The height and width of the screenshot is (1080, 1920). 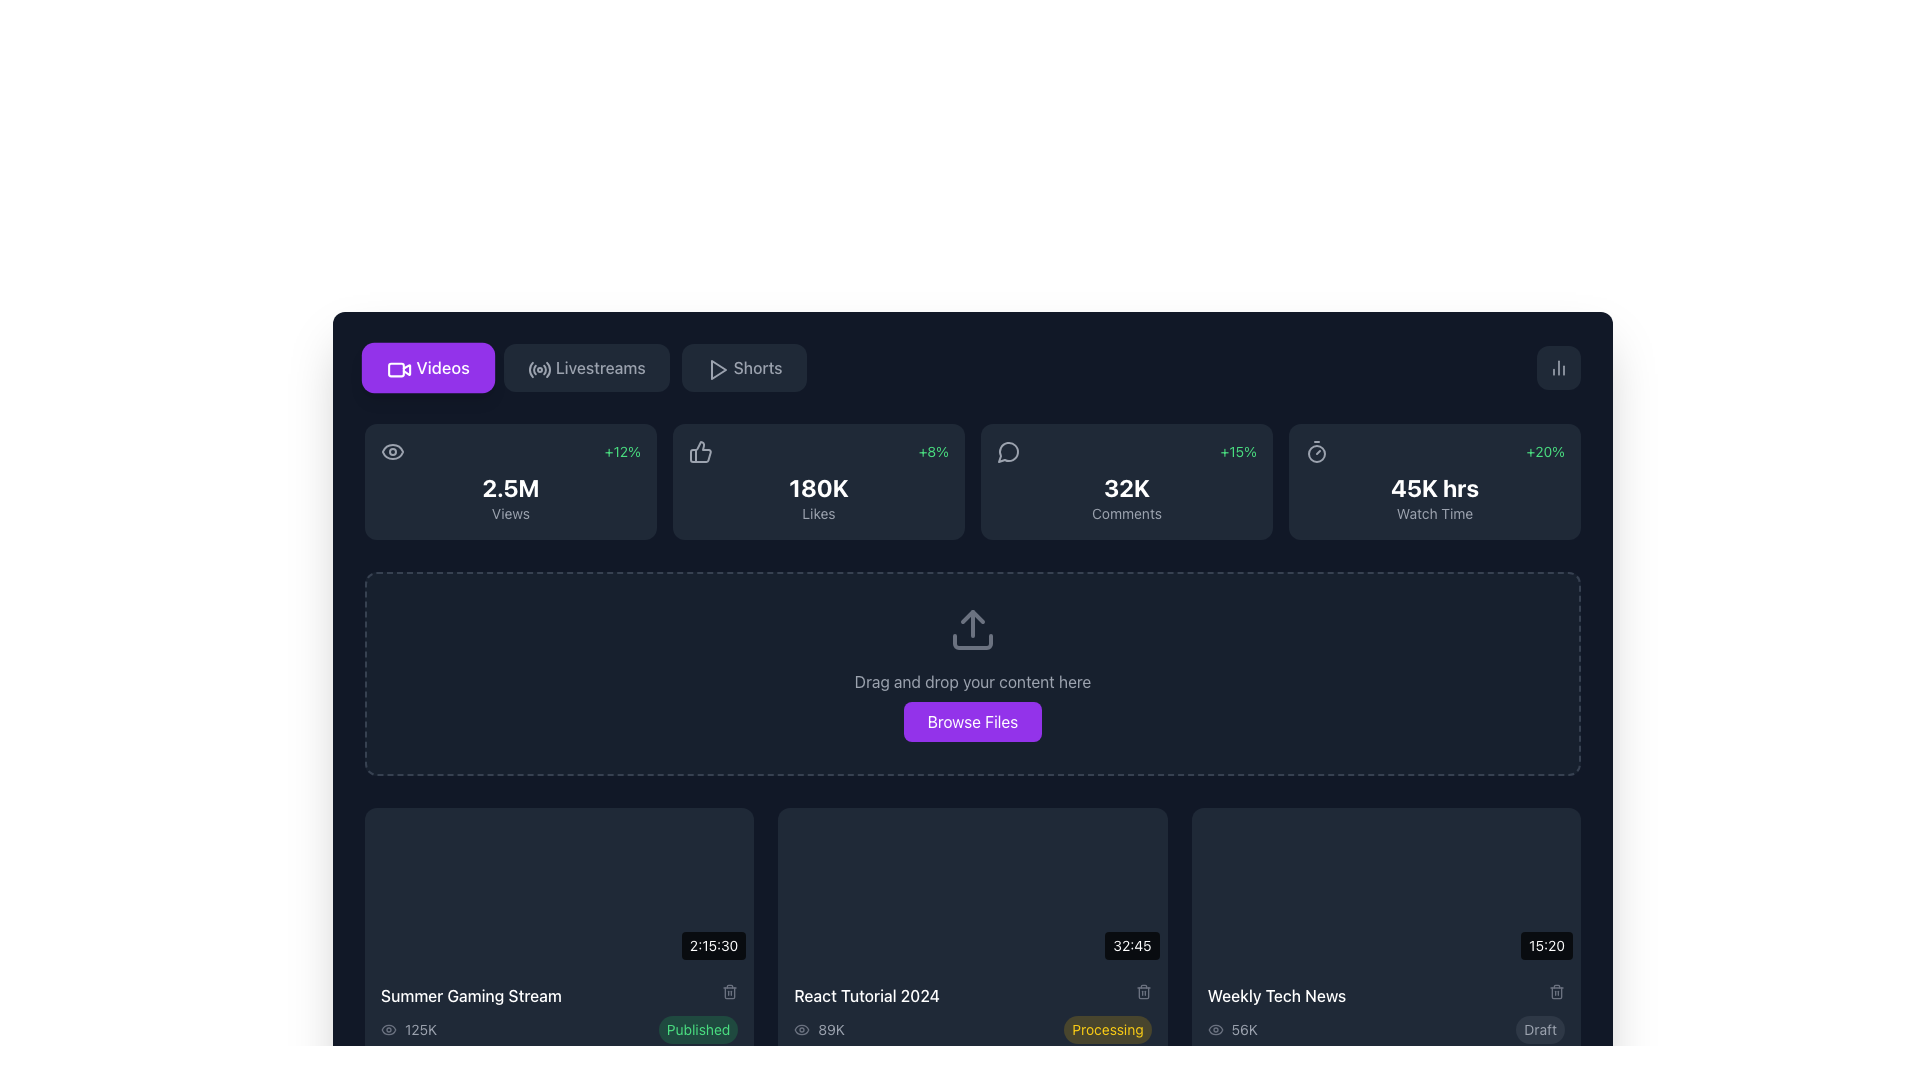 I want to click on the text label that describes the number of comments, located directly under the '32K' metric in the statistical panel, so click(x=1127, y=512).